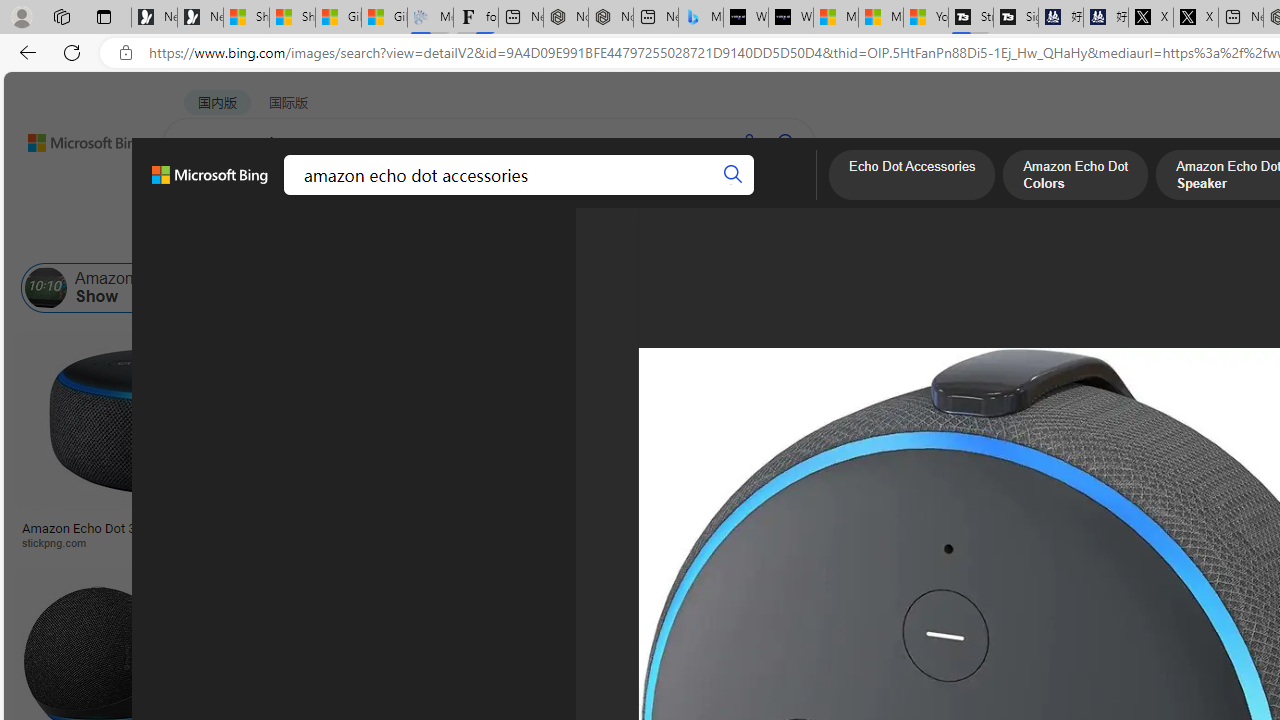  What do you see at coordinates (970, 17) in the screenshot?
I see `'Streaming Coverage | T3'` at bounding box center [970, 17].